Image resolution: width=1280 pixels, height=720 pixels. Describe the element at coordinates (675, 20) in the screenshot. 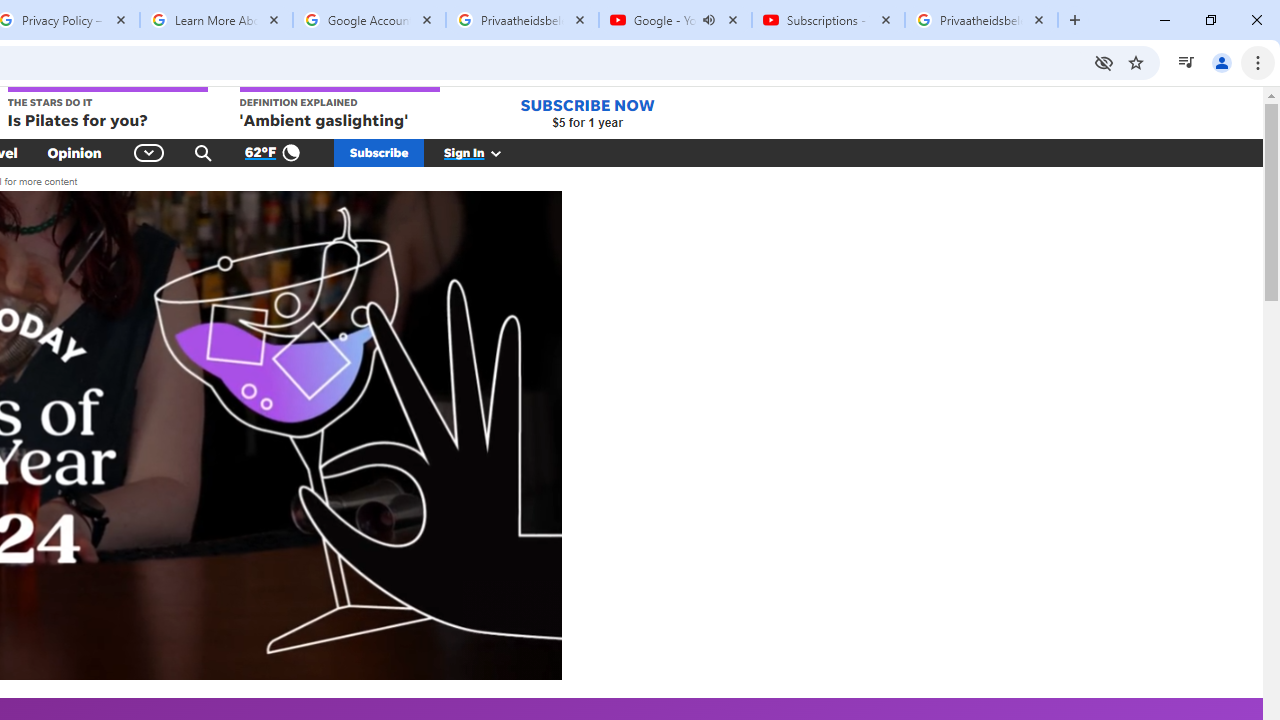

I see `'Google - YouTube - Audio playing'` at that location.